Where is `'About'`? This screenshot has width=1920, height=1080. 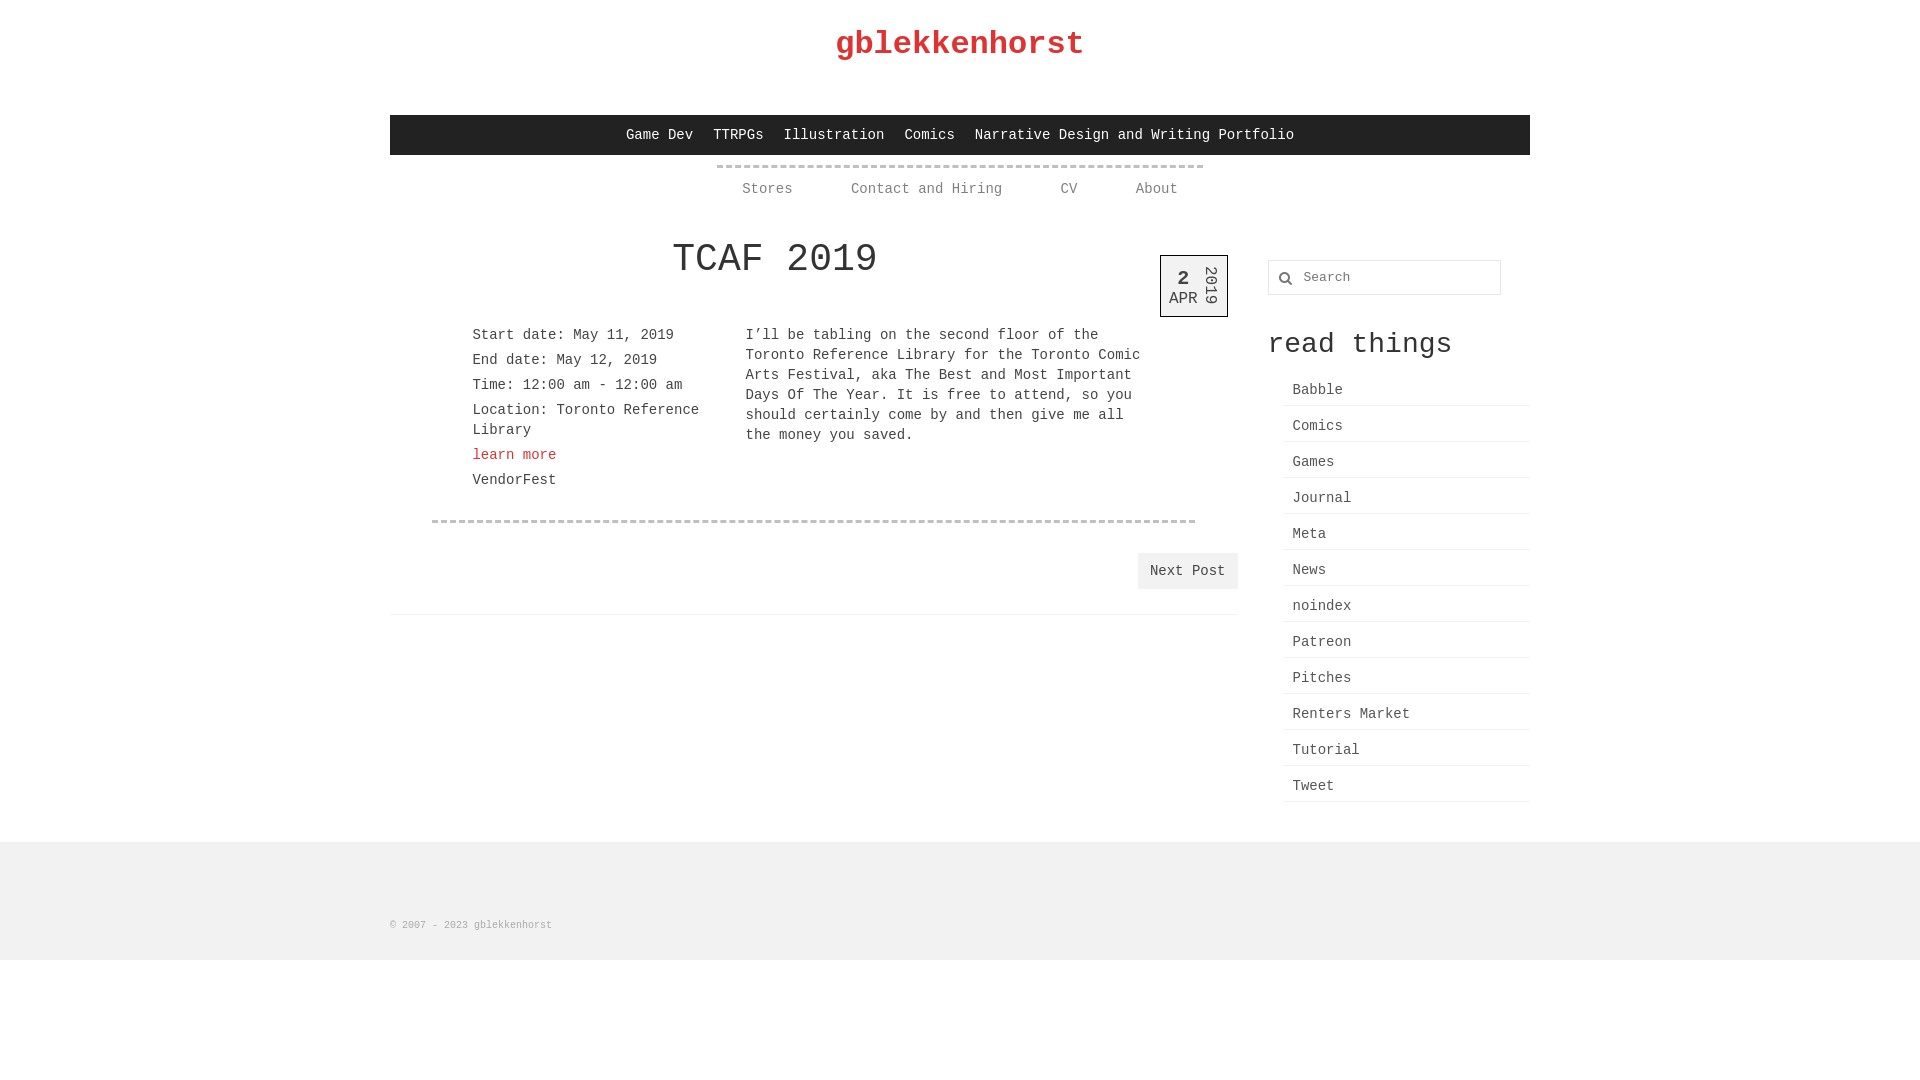 'About' is located at coordinates (1136, 189).